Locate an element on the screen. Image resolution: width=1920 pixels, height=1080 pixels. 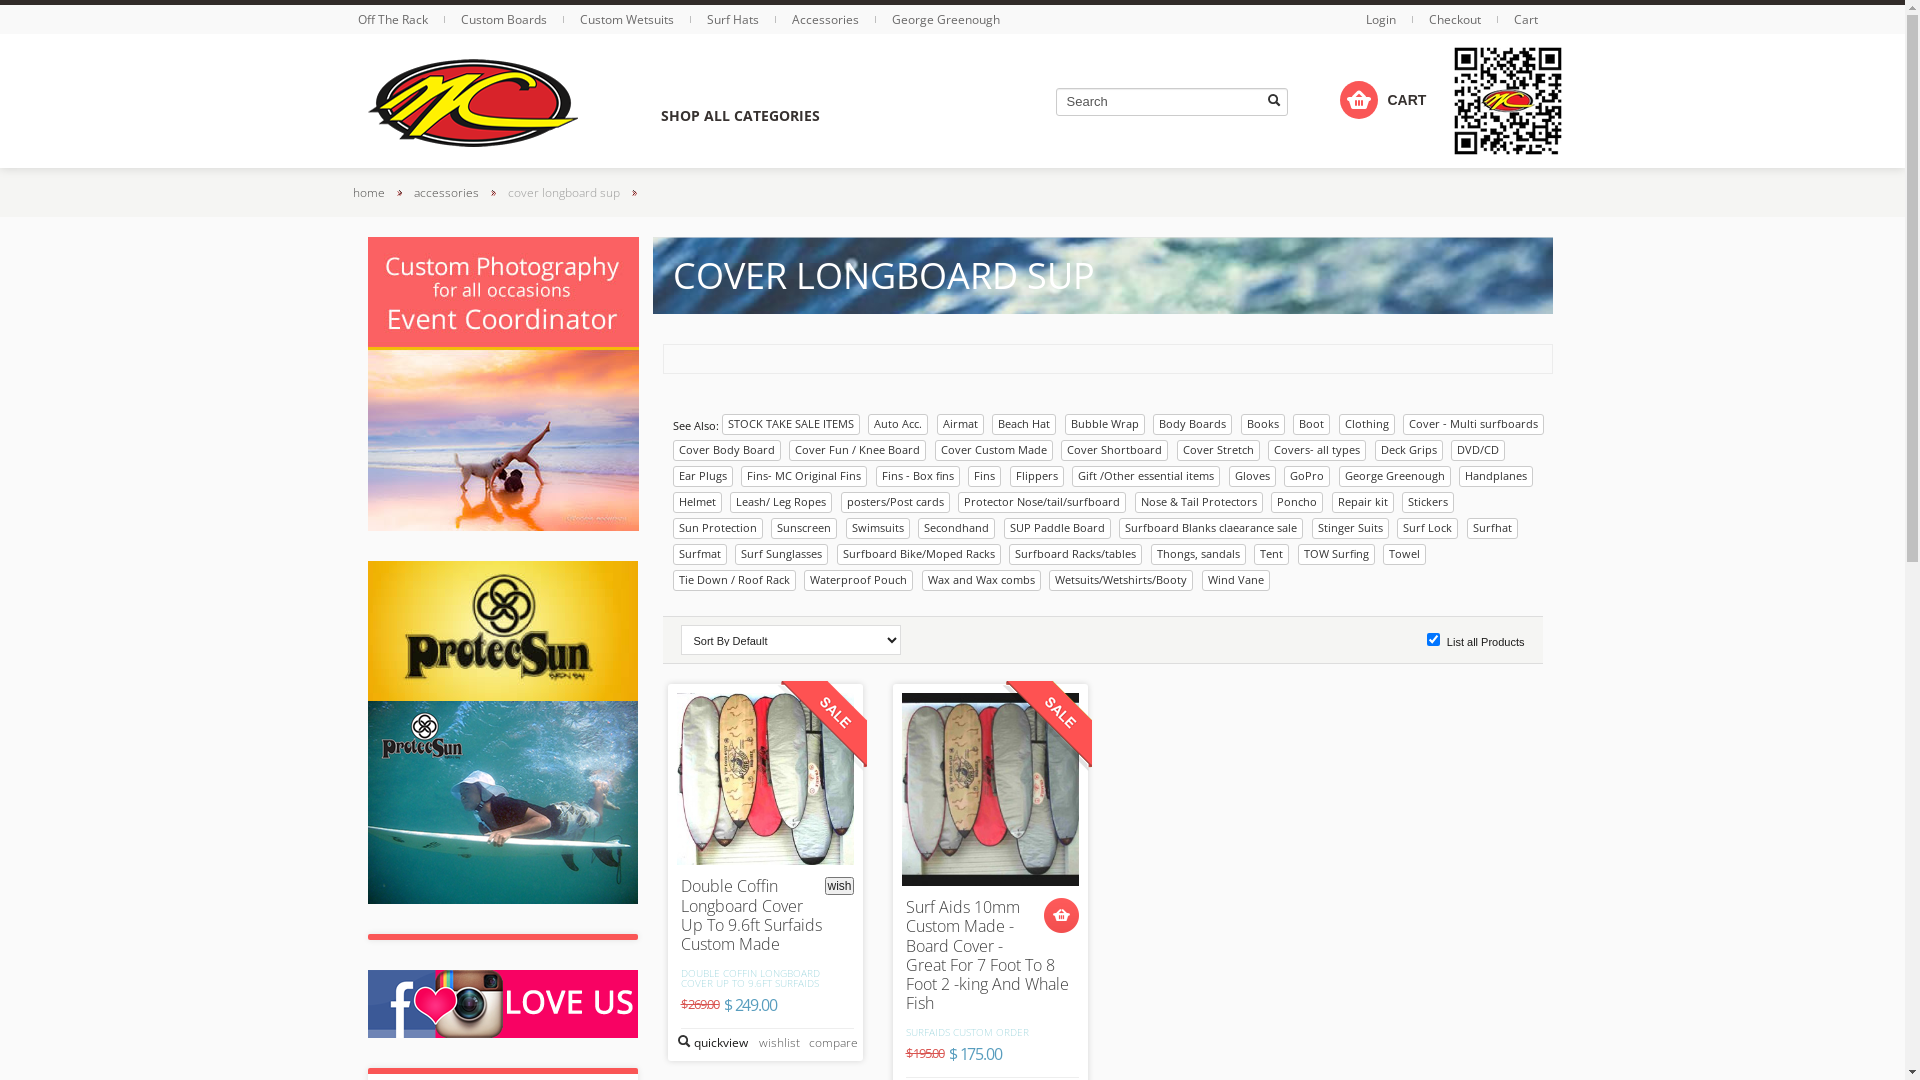
'Accessories' is located at coordinates (791, 19).